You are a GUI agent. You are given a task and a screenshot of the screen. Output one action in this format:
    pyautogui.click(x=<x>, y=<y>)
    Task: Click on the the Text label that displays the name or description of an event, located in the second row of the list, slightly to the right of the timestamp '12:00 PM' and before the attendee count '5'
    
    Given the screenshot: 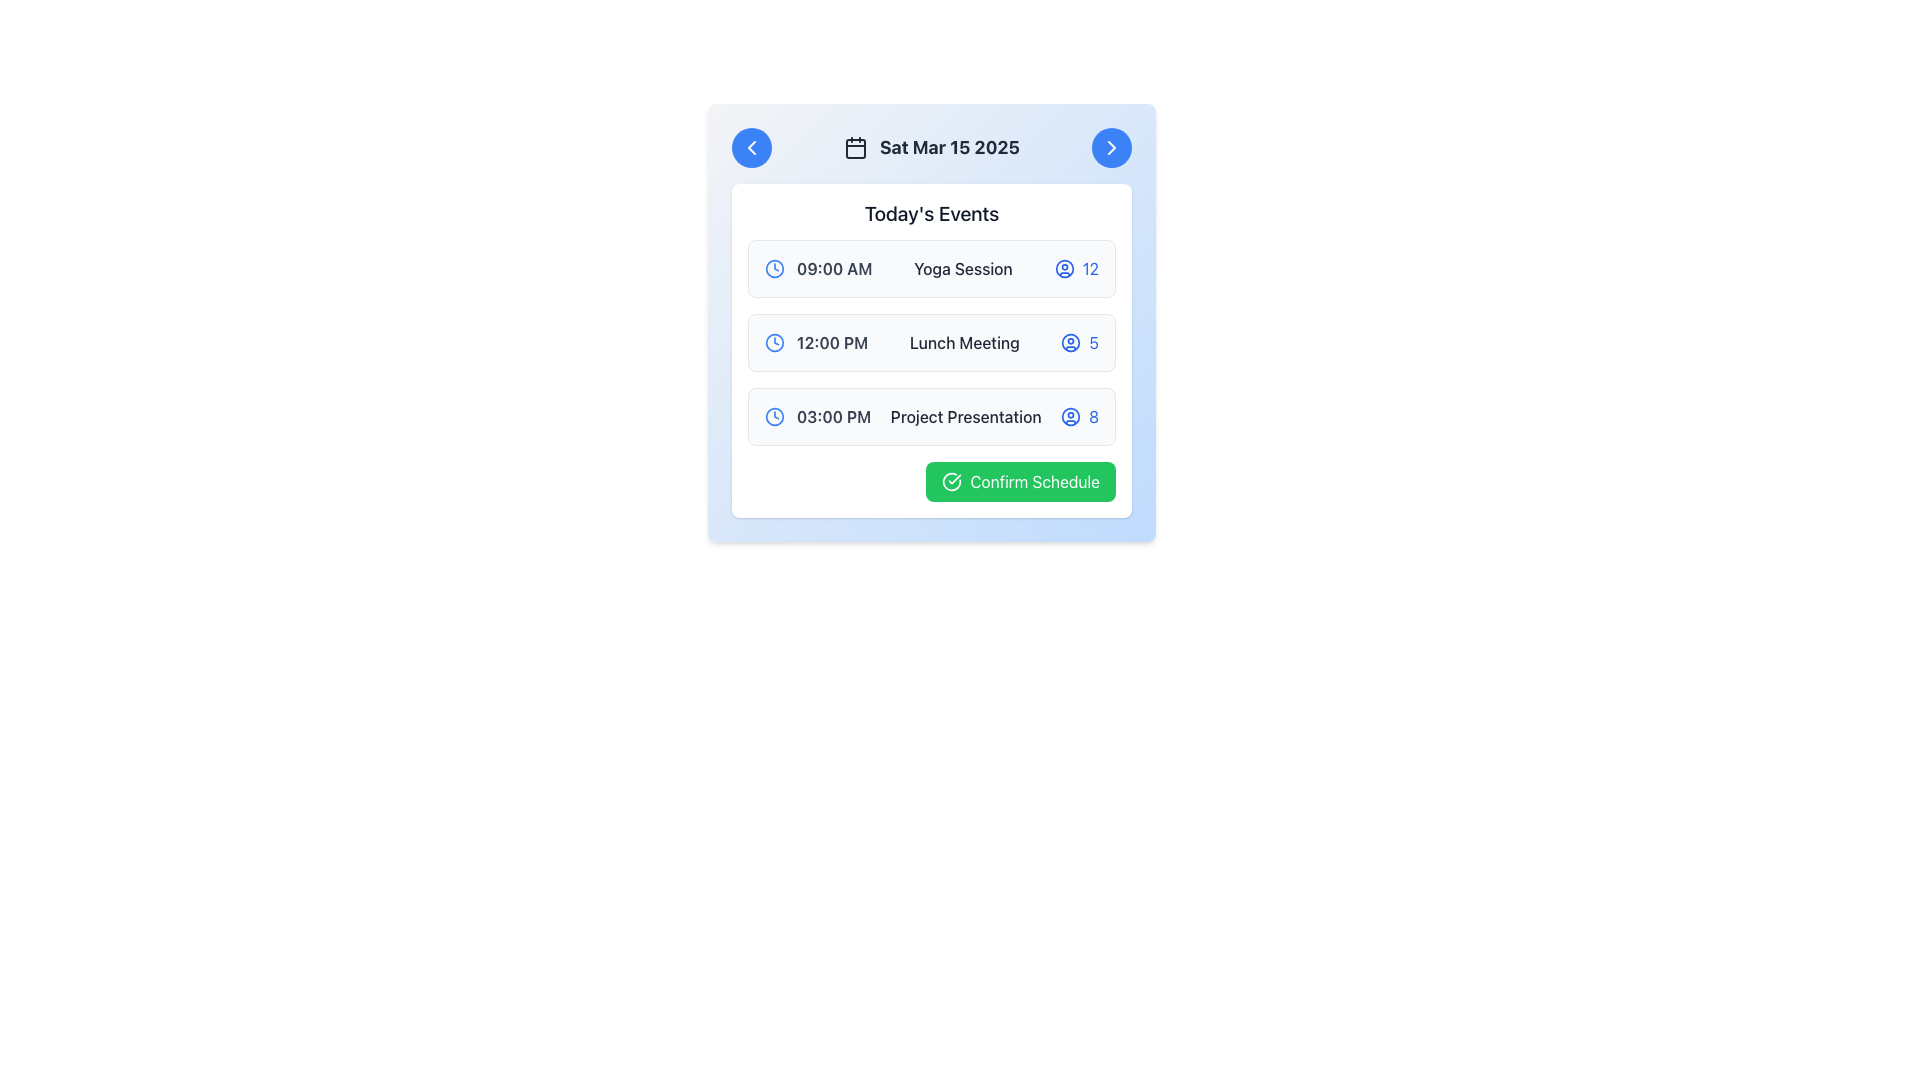 What is the action you would take?
    pyautogui.click(x=964, y=342)
    